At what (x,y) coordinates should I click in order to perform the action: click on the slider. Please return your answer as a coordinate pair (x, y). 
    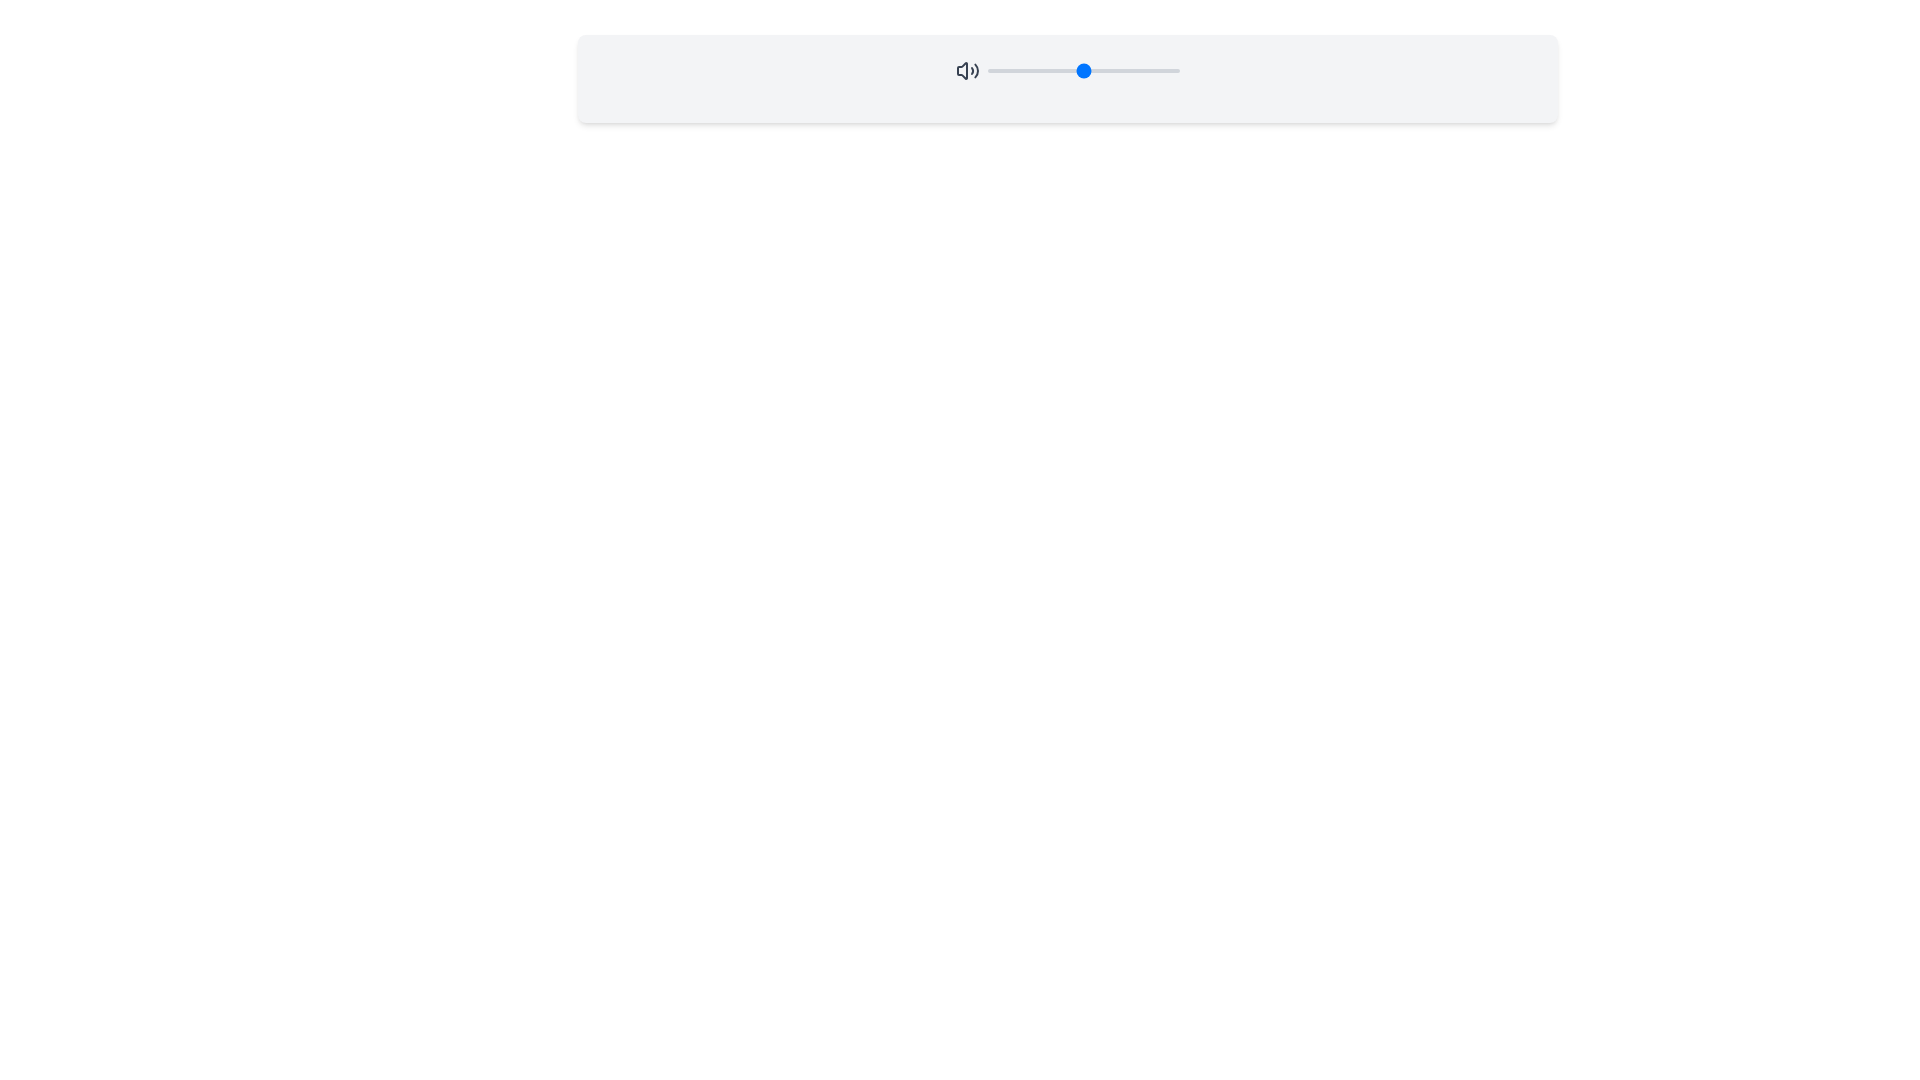
    Looking at the image, I should click on (1003, 69).